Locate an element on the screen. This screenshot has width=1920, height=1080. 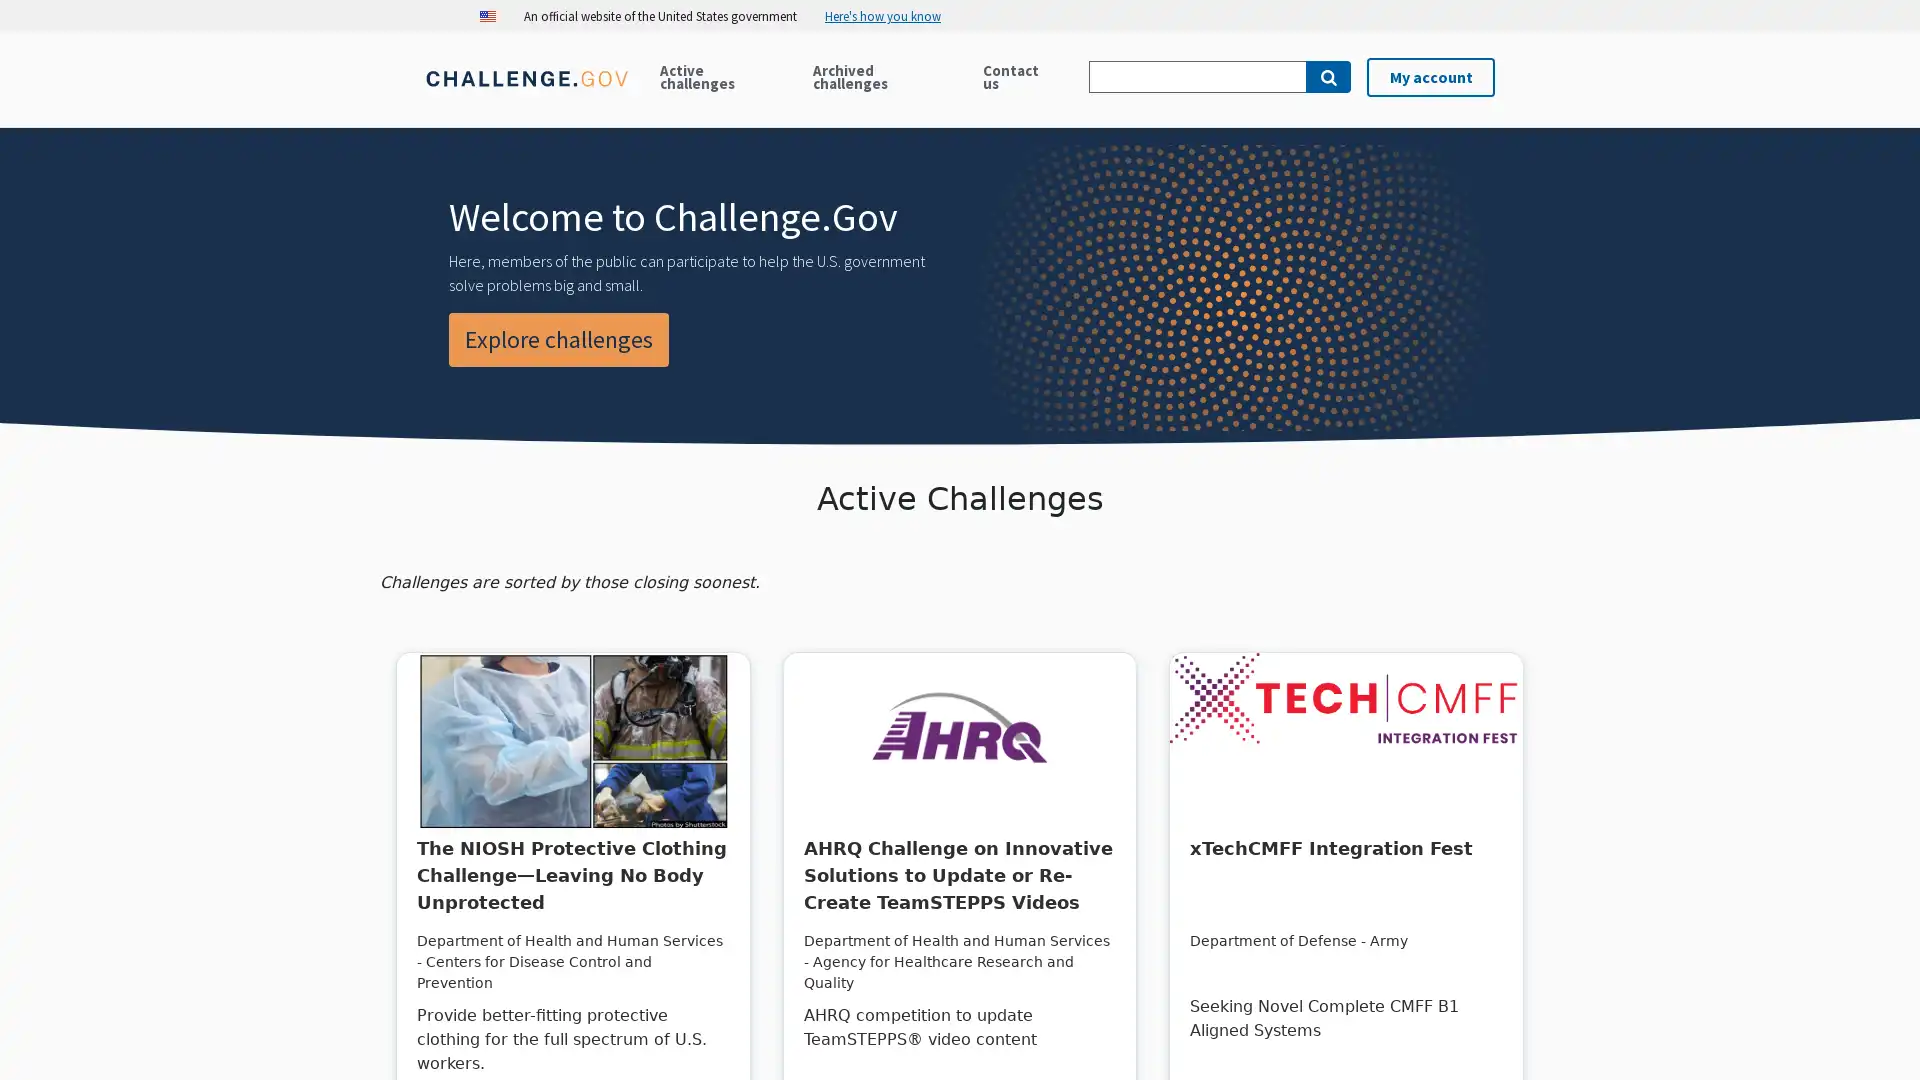
Explore challenges is located at coordinates (558, 338).